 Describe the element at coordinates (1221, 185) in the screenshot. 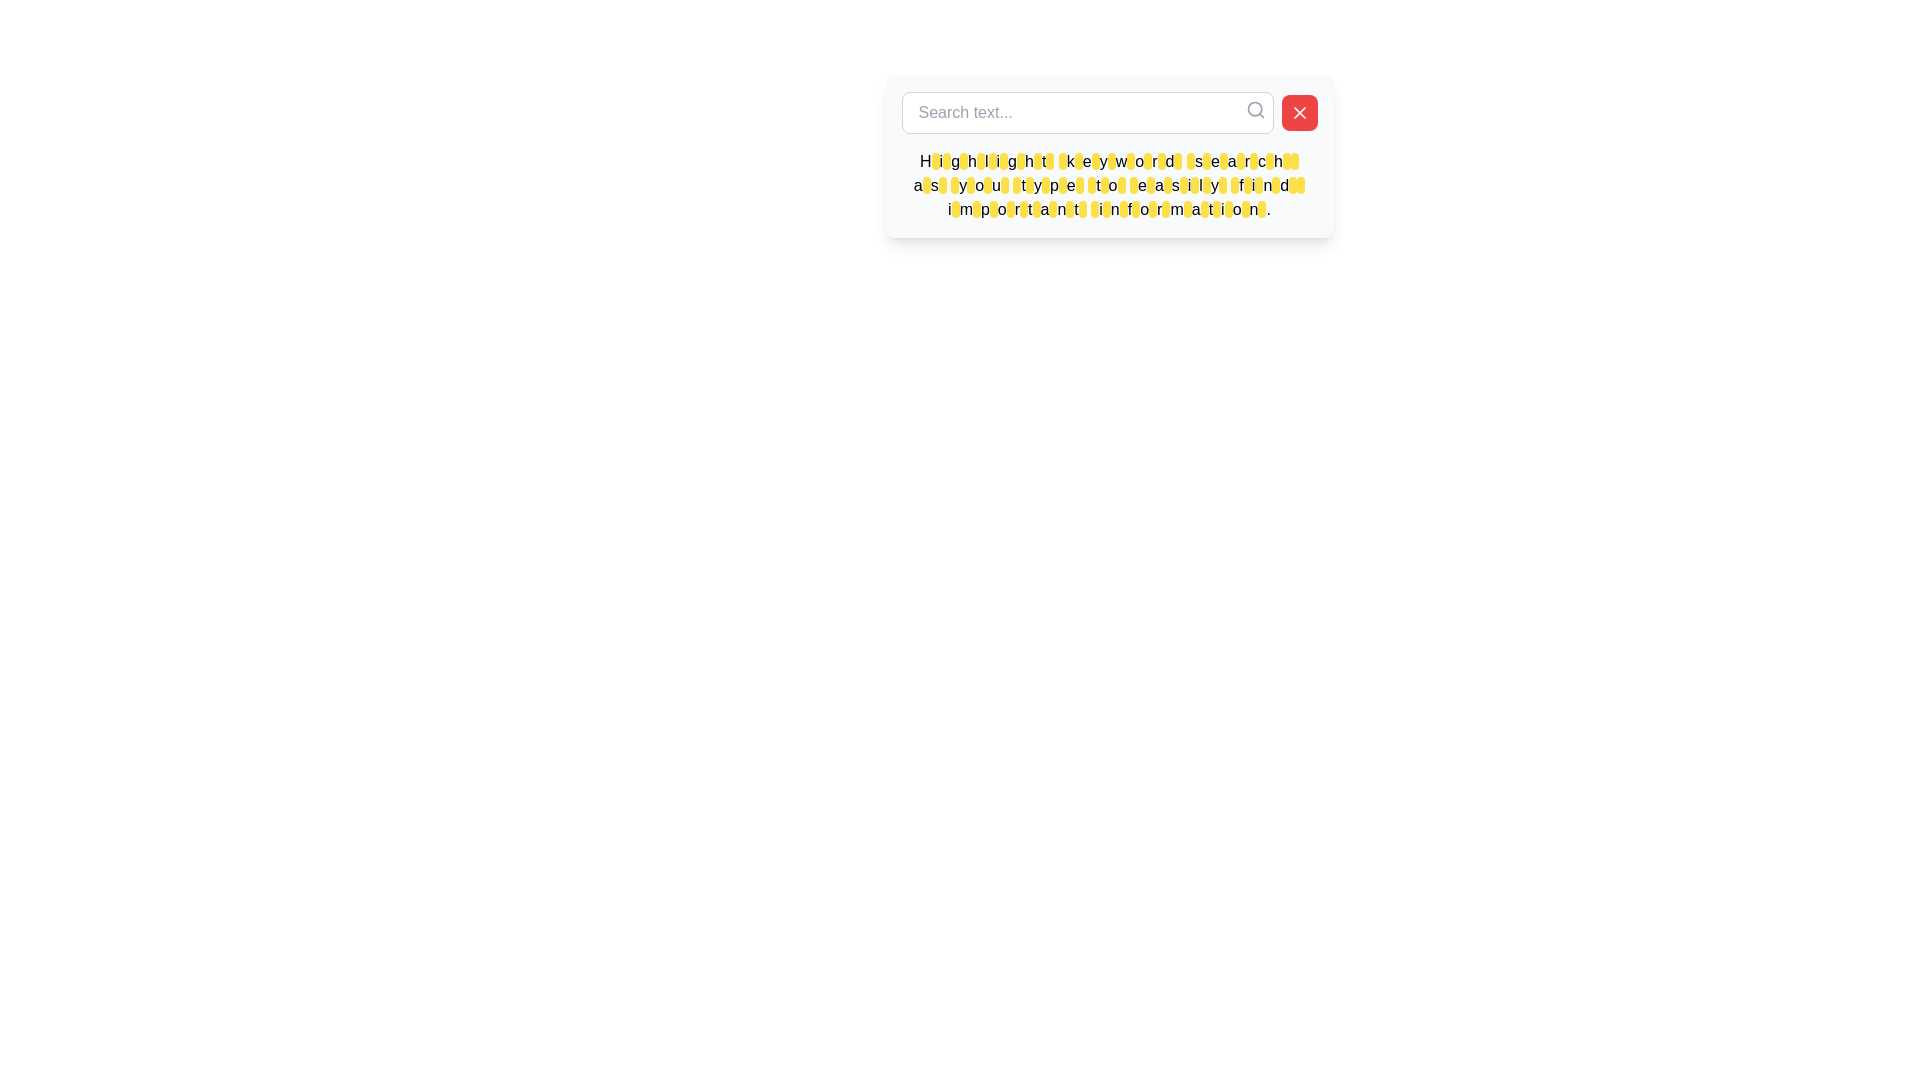

I see `the 48th yellow-highlighted rectangle that emphasizes a keyword in the descriptive text` at that location.